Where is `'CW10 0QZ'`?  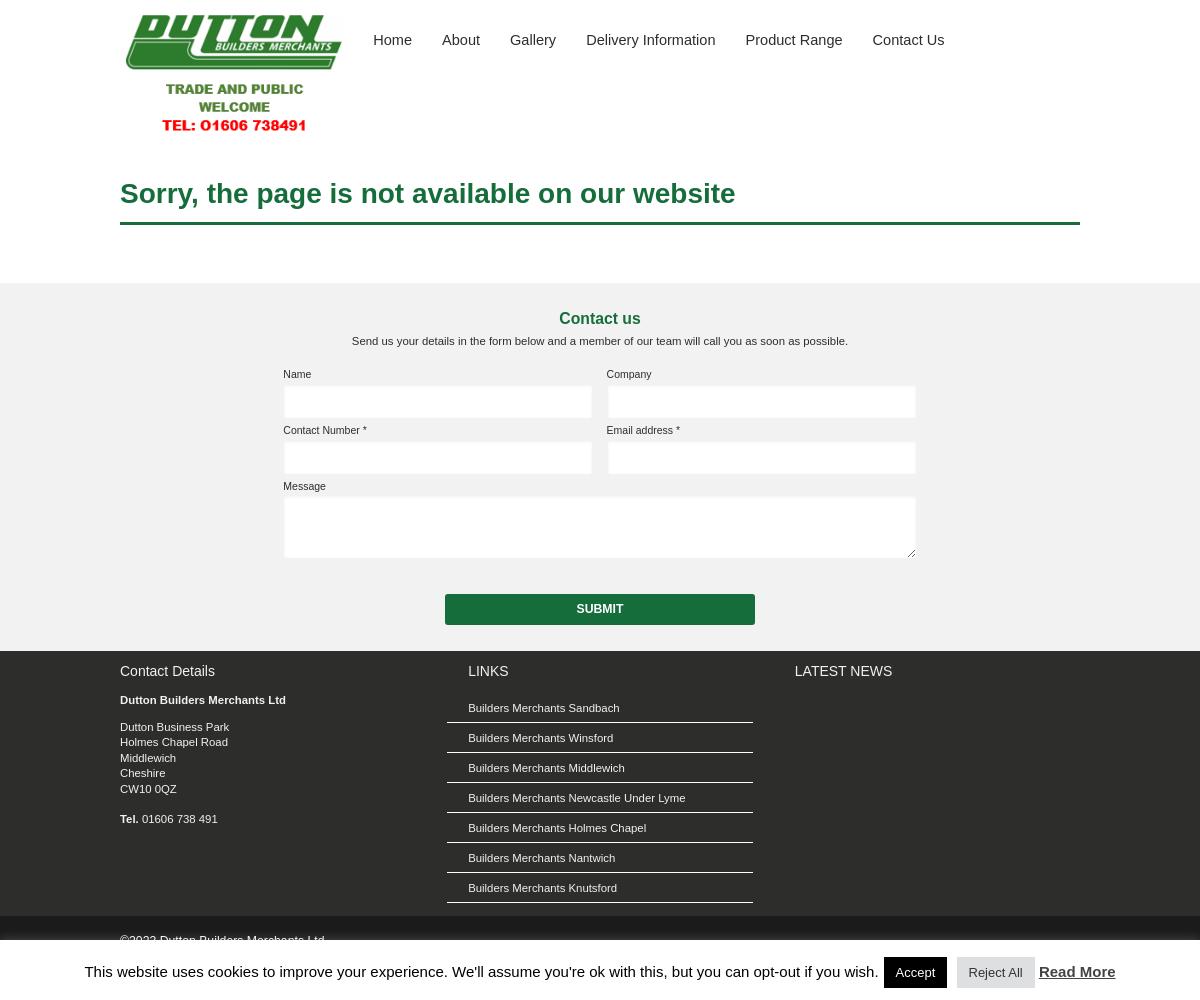 'CW10 0QZ' is located at coordinates (147, 788).